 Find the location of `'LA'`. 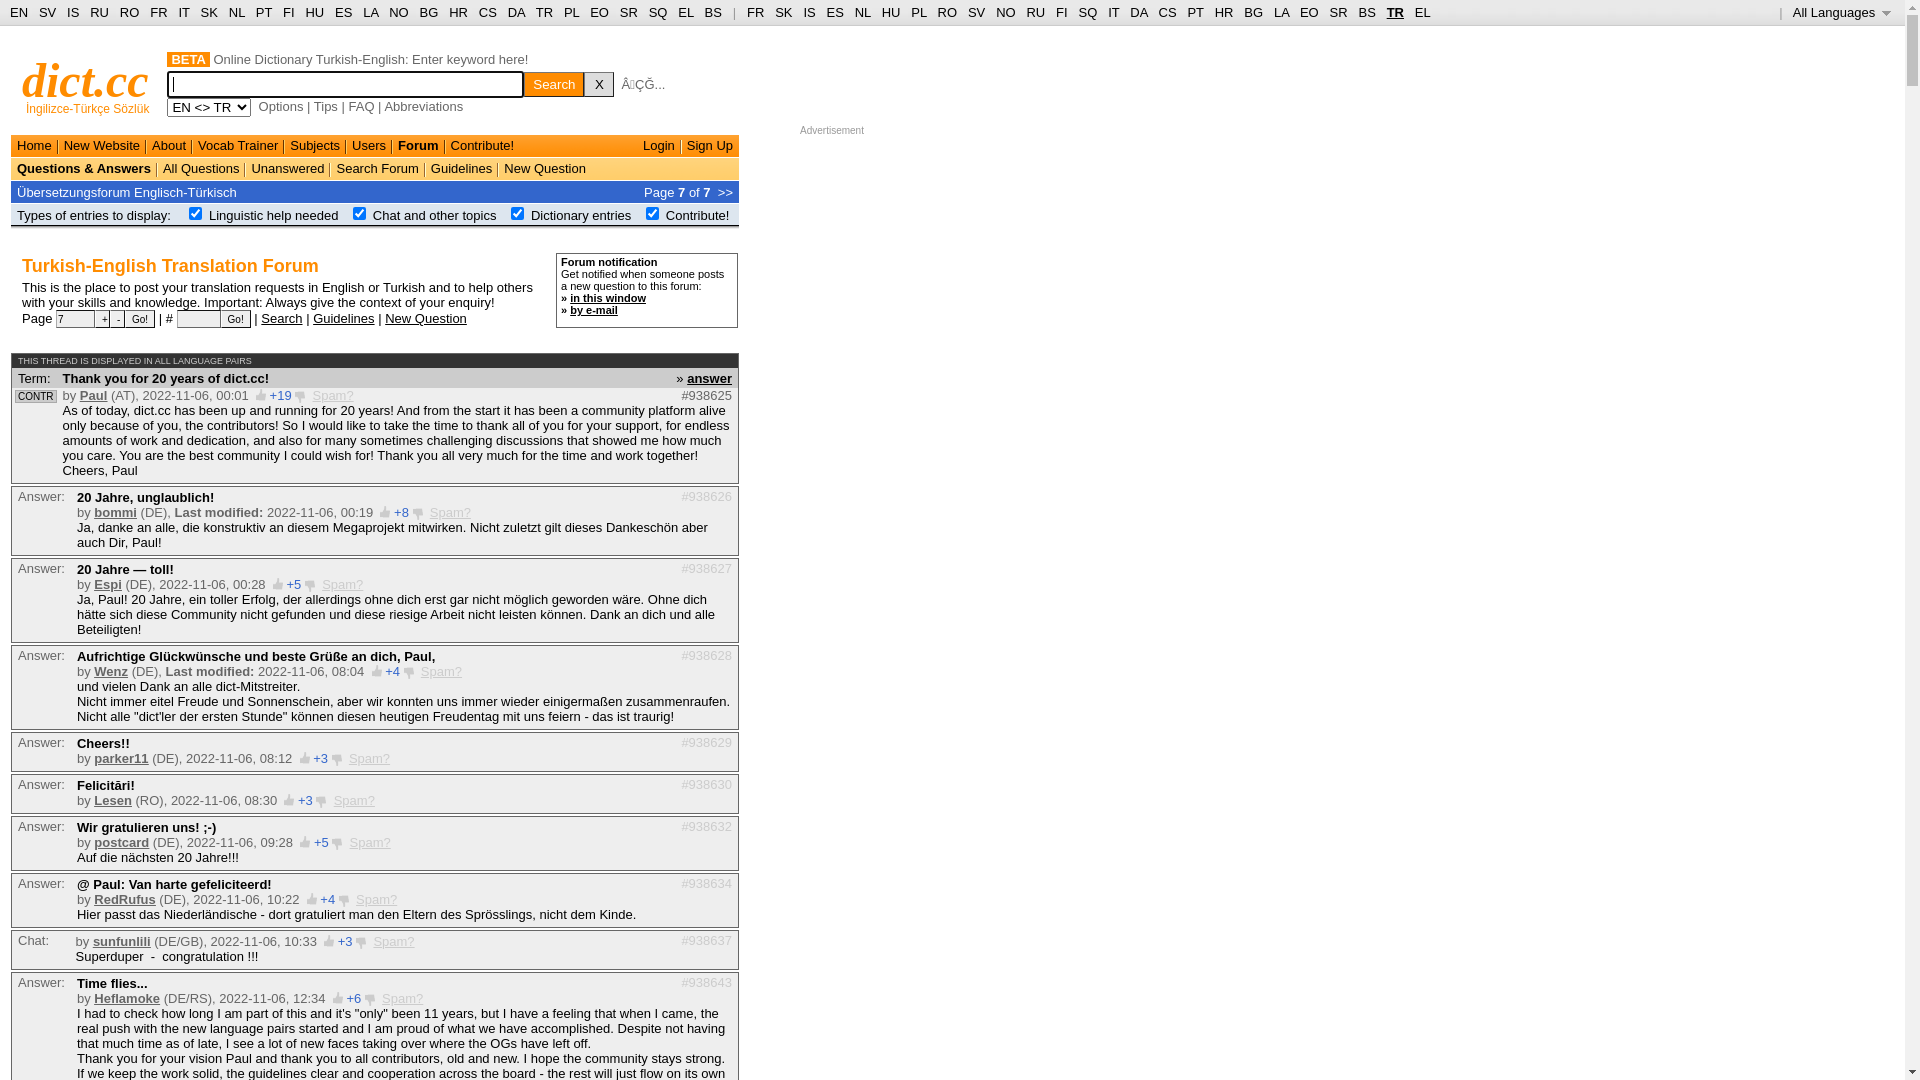

'LA' is located at coordinates (1281, 12).